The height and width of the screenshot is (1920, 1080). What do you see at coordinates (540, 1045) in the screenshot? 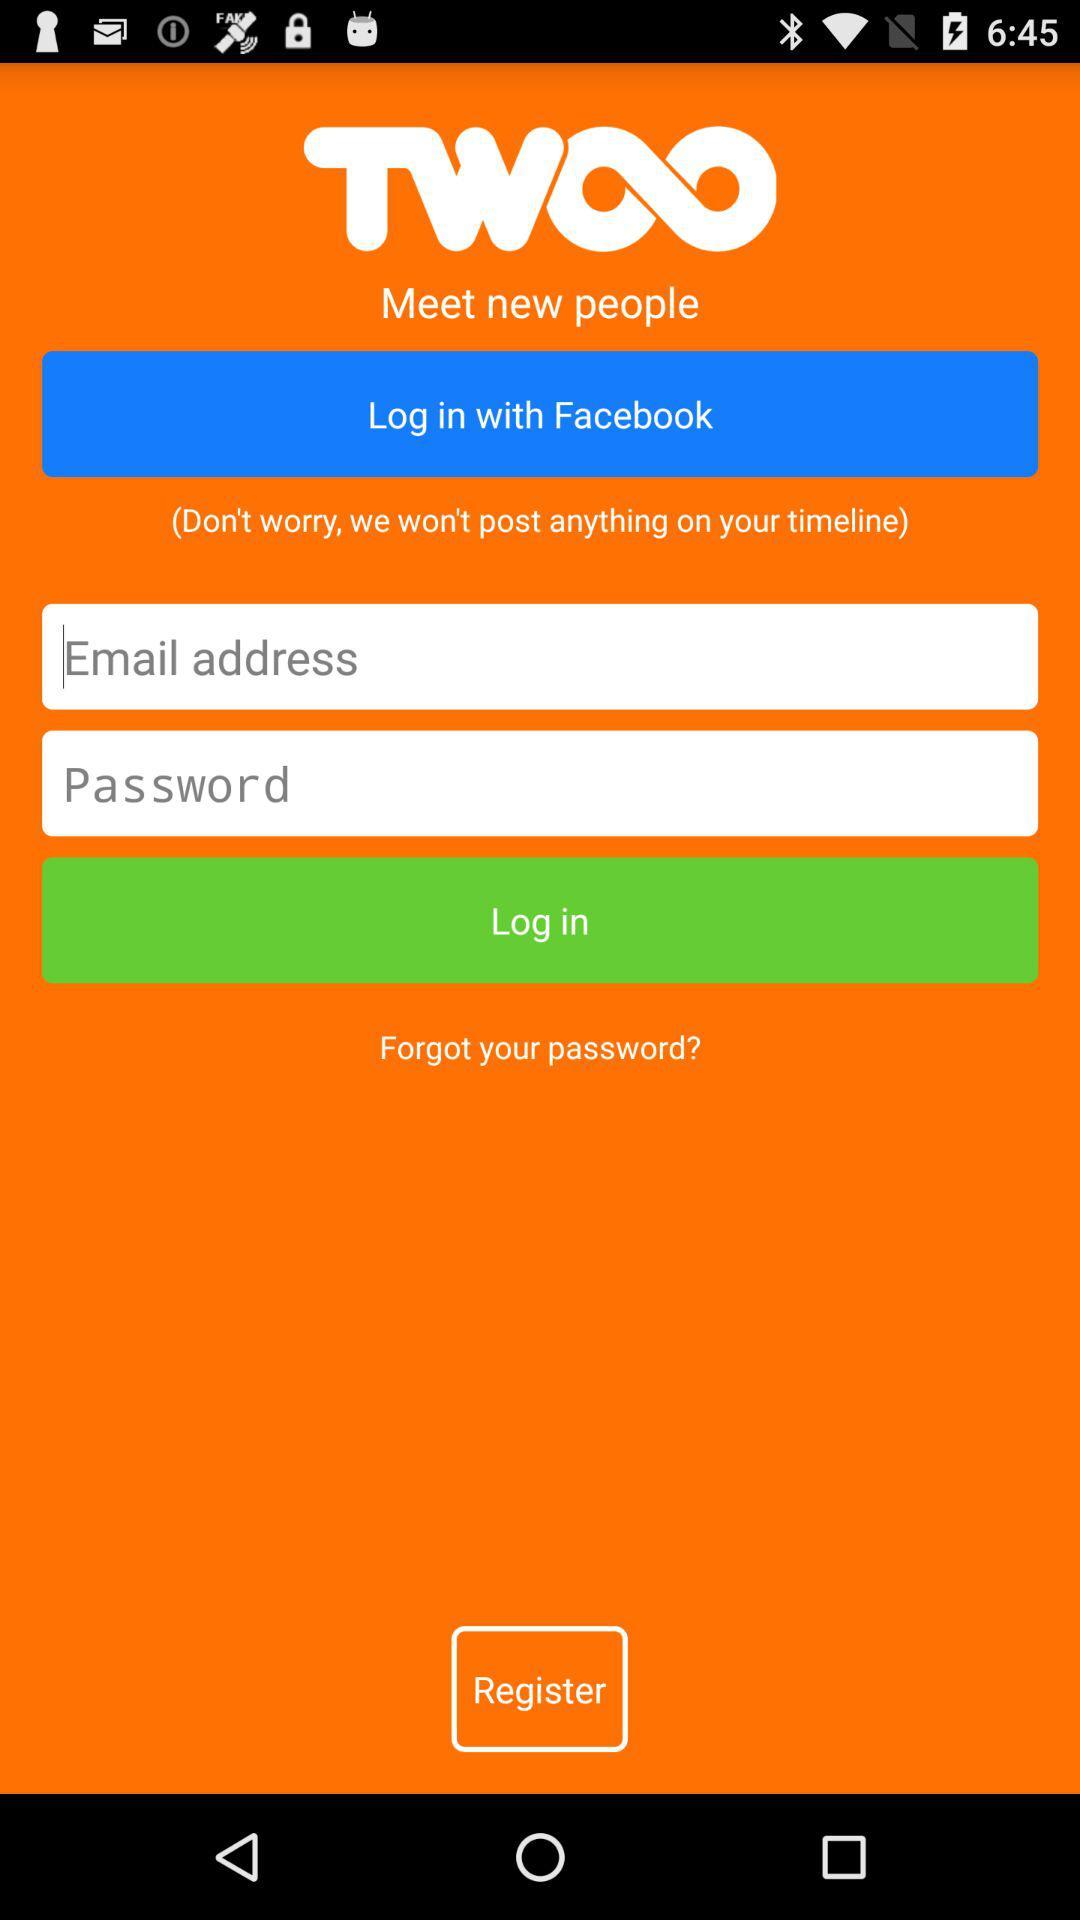
I see `the item below the log in` at bounding box center [540, 1045].